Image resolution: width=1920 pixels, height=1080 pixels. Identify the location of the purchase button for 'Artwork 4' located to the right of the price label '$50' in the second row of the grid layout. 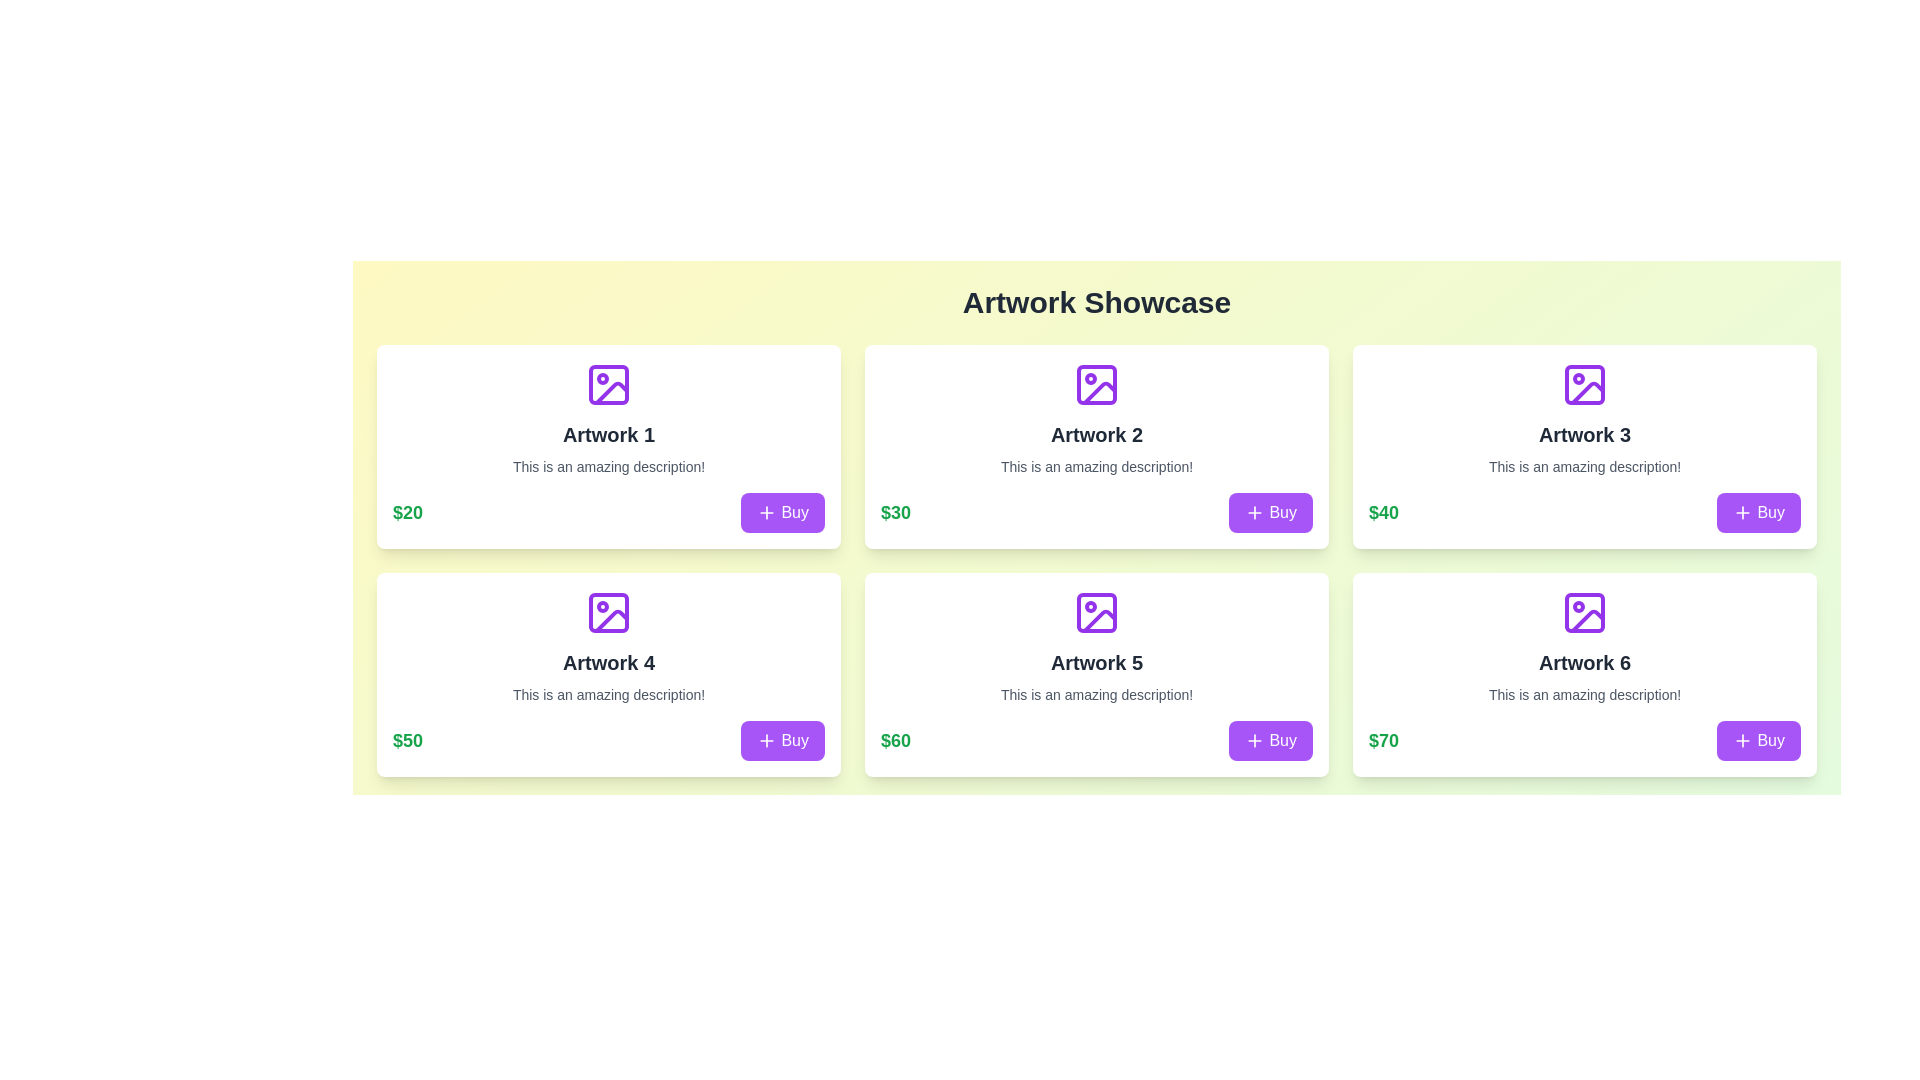
(782, 740).